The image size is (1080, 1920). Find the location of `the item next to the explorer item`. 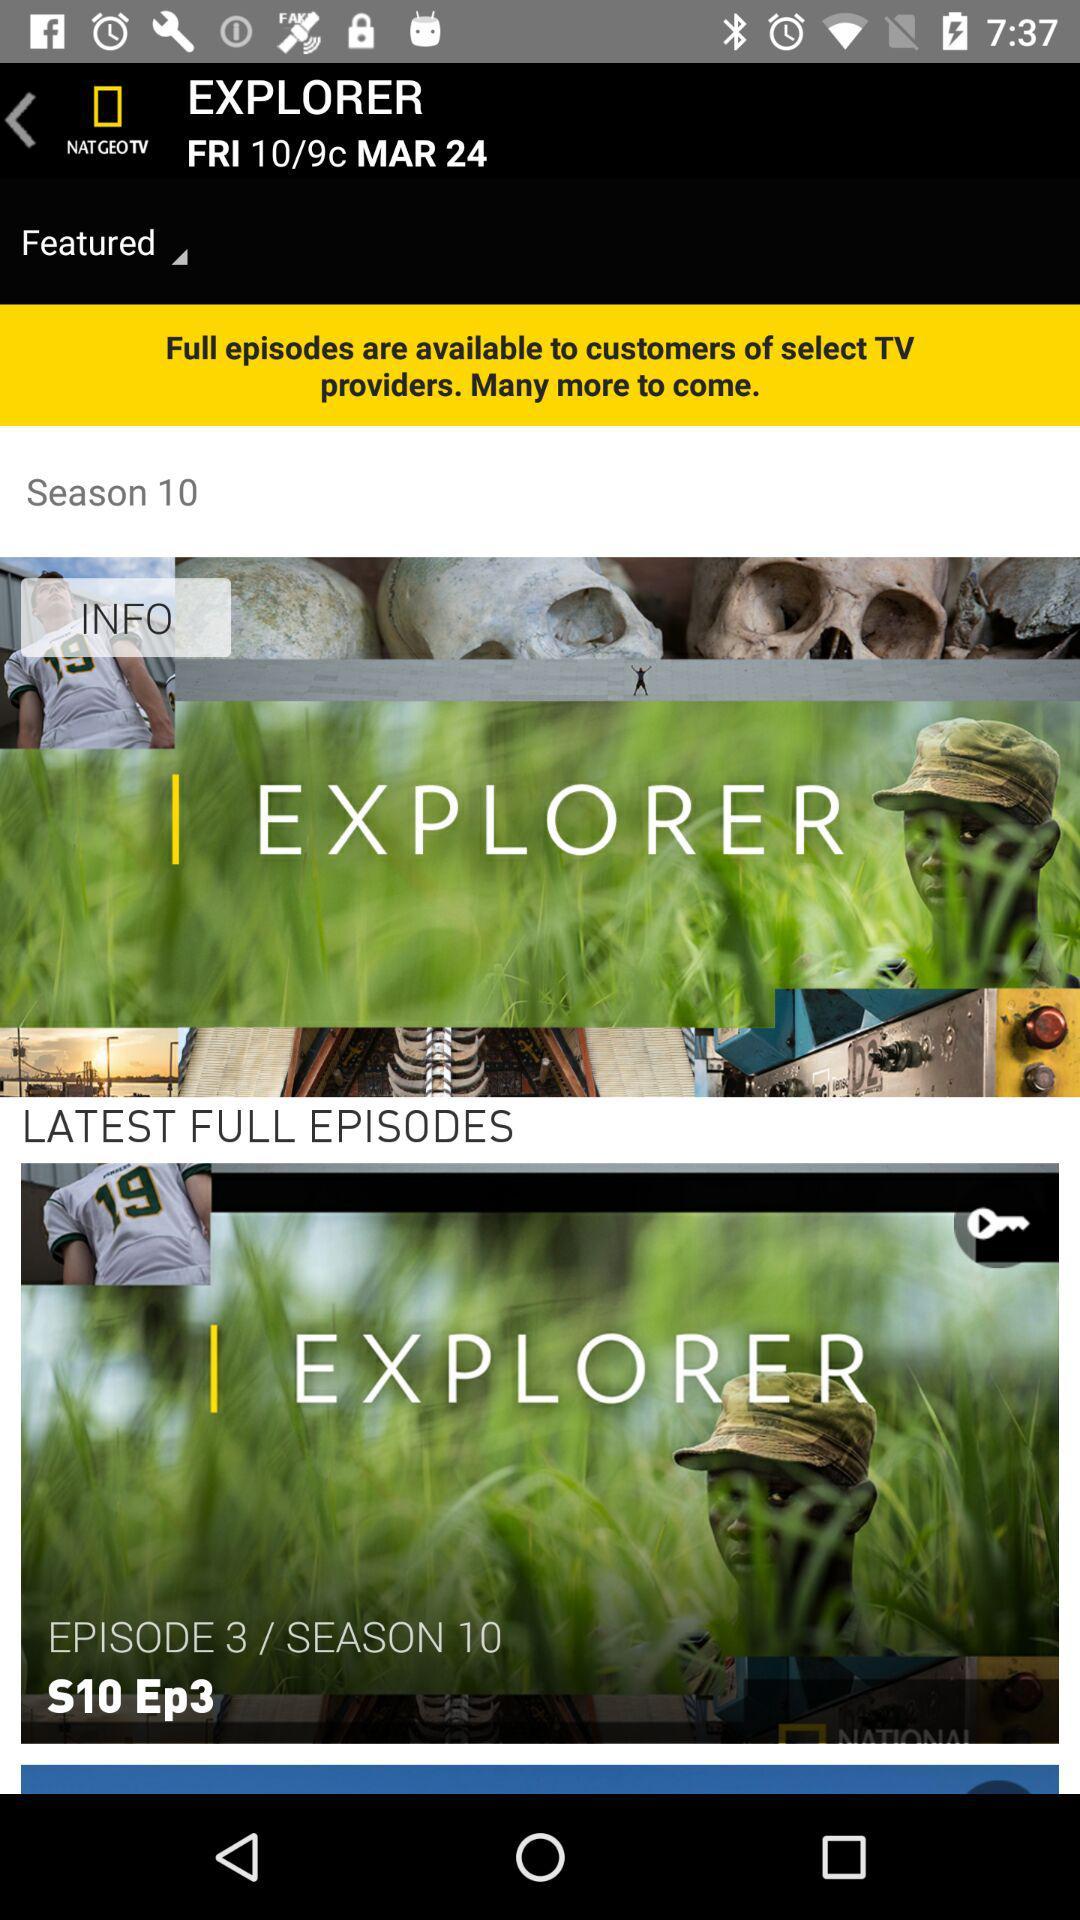

the item next to the explorer item is located at coordinates (108, 119).